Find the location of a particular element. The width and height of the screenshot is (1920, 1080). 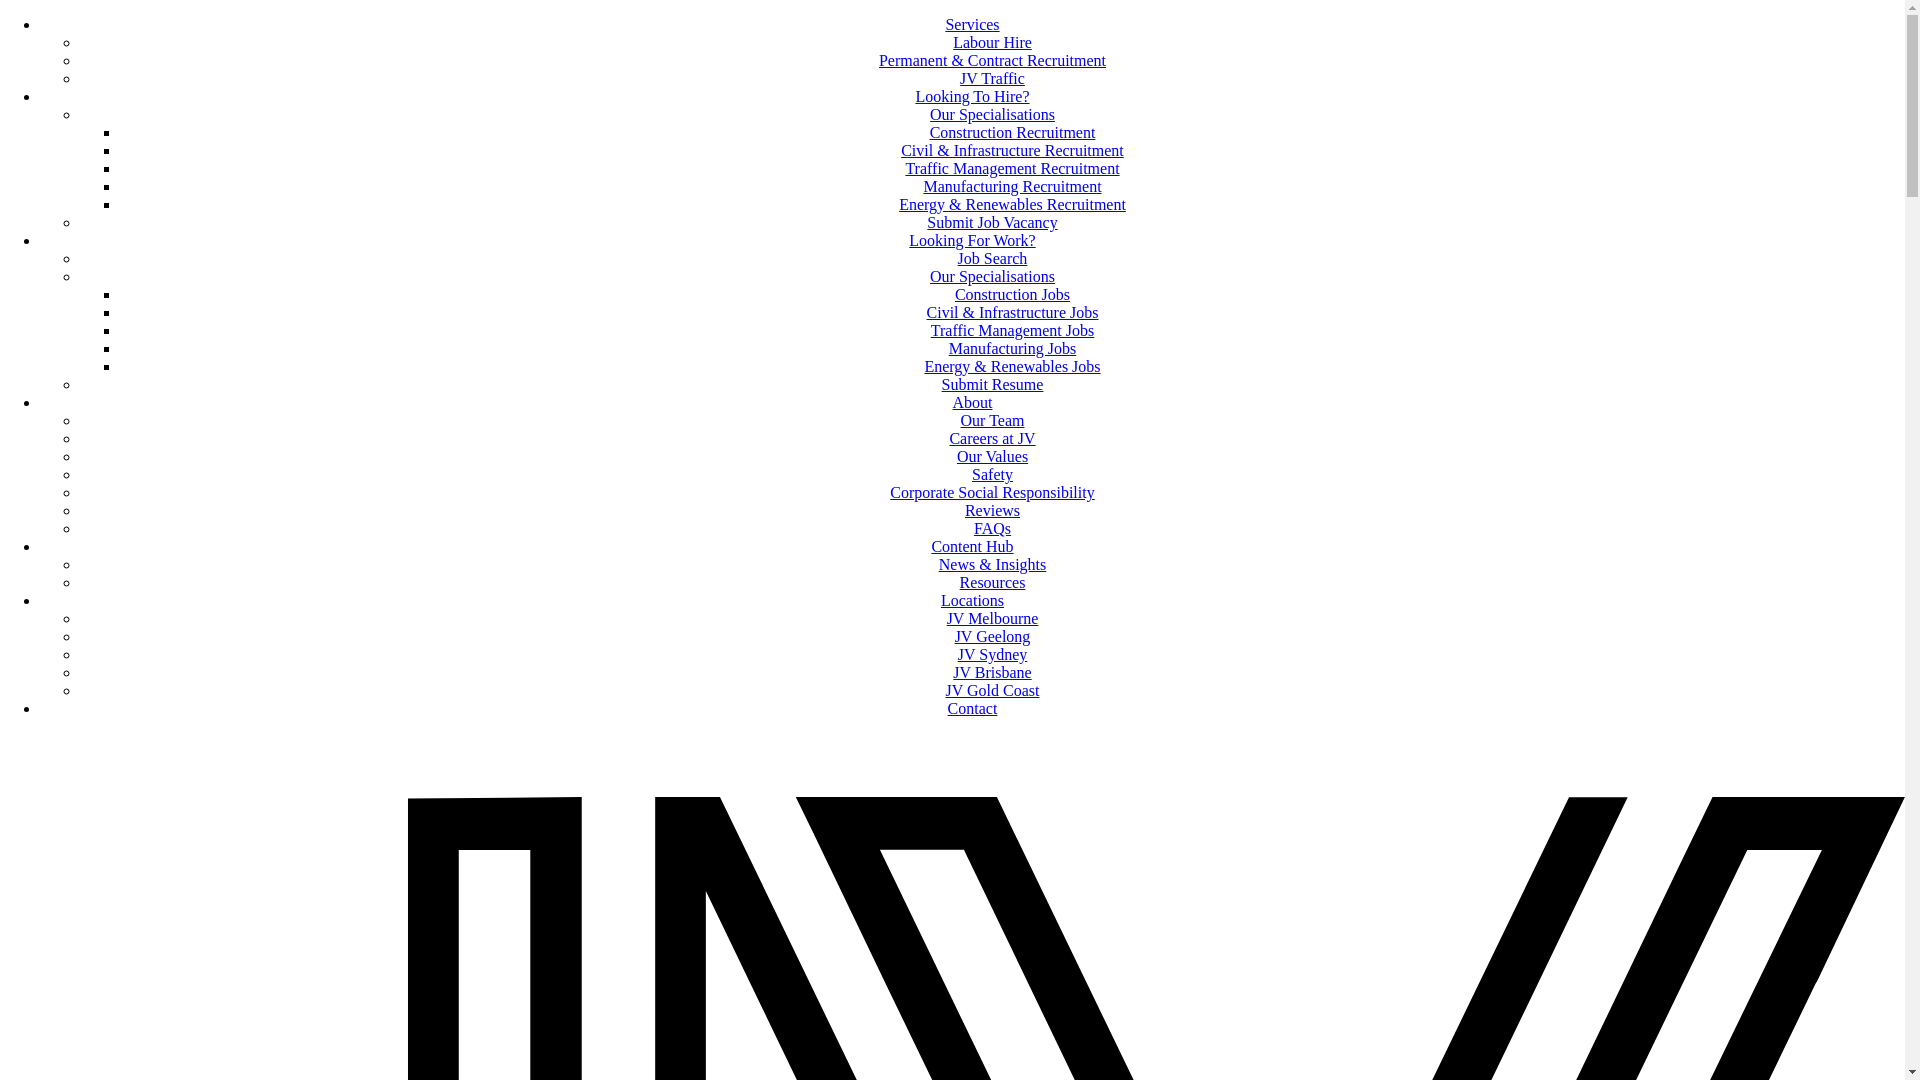

'Manufacturing Recruitment' is located at coordinates (921, 186).